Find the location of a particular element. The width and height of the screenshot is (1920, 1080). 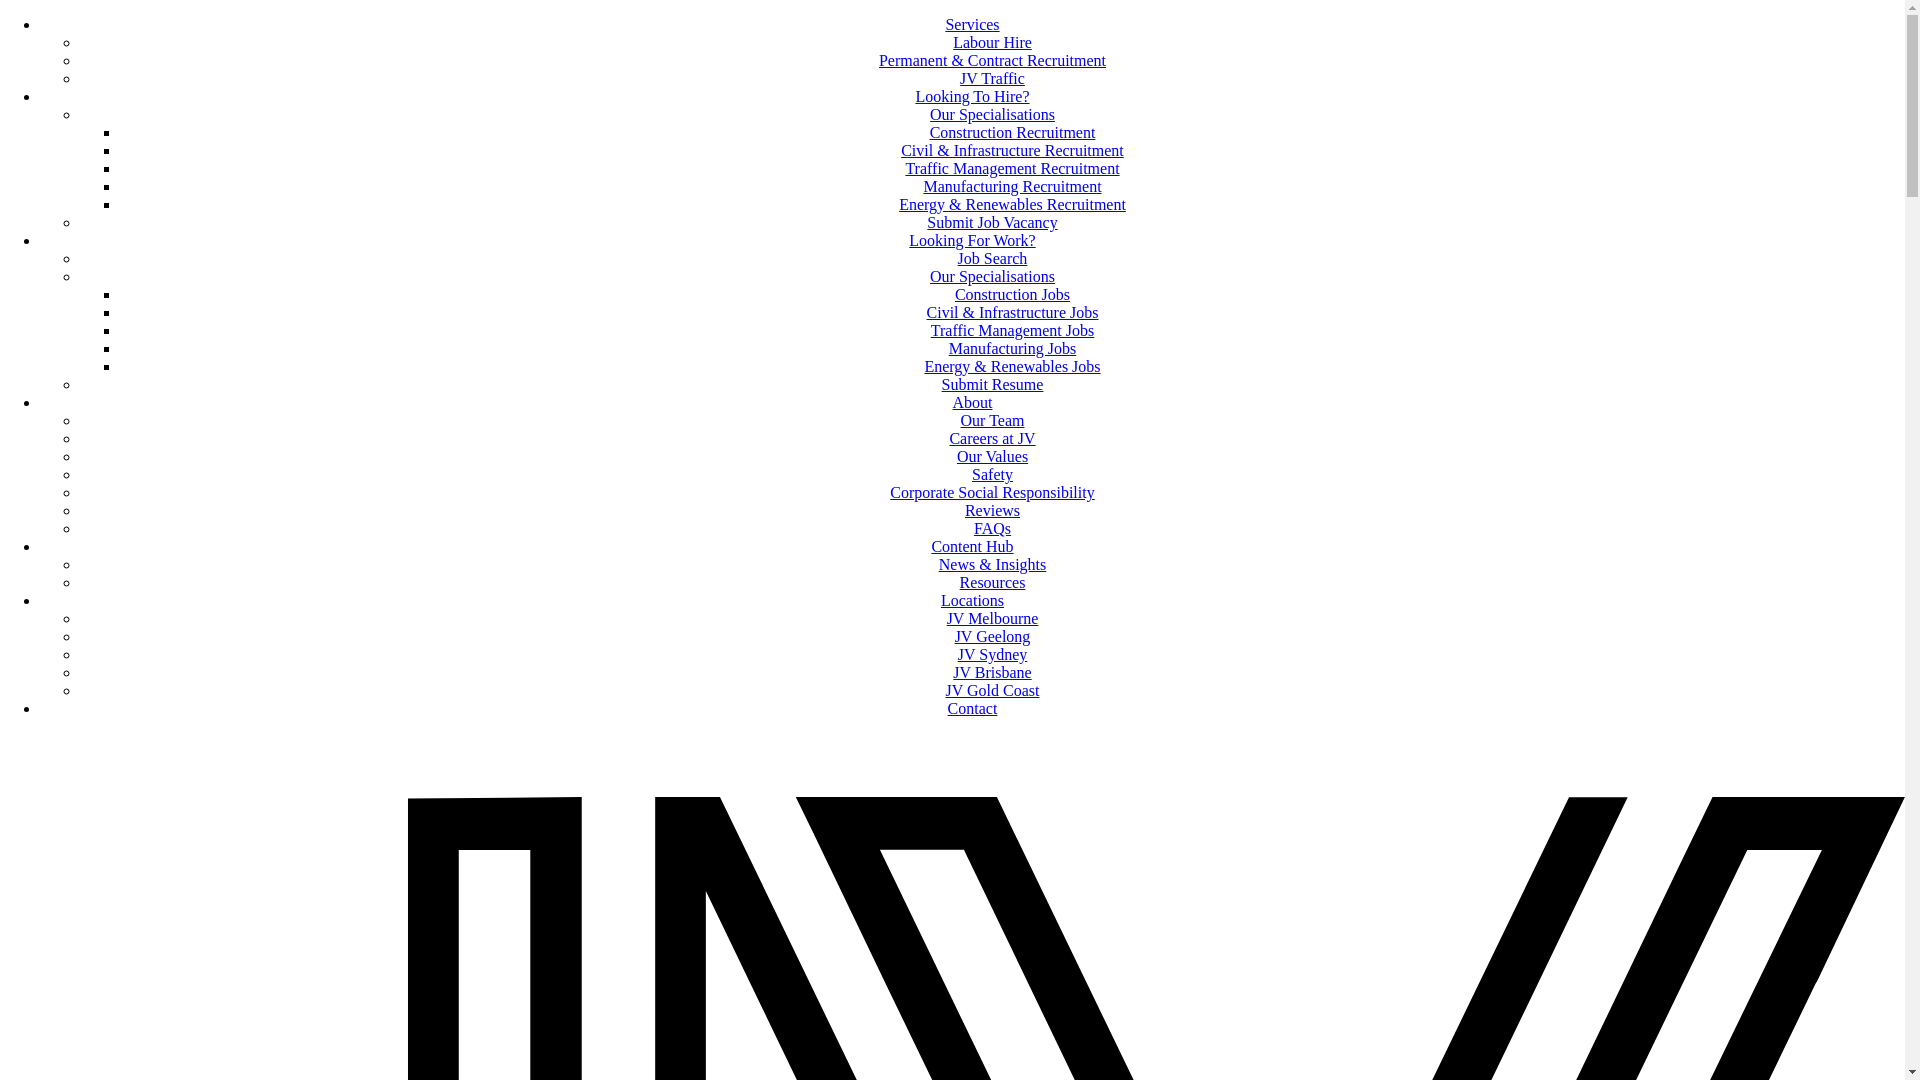

'Manufacturing Recruitment' is located at coordinates (921, 186).